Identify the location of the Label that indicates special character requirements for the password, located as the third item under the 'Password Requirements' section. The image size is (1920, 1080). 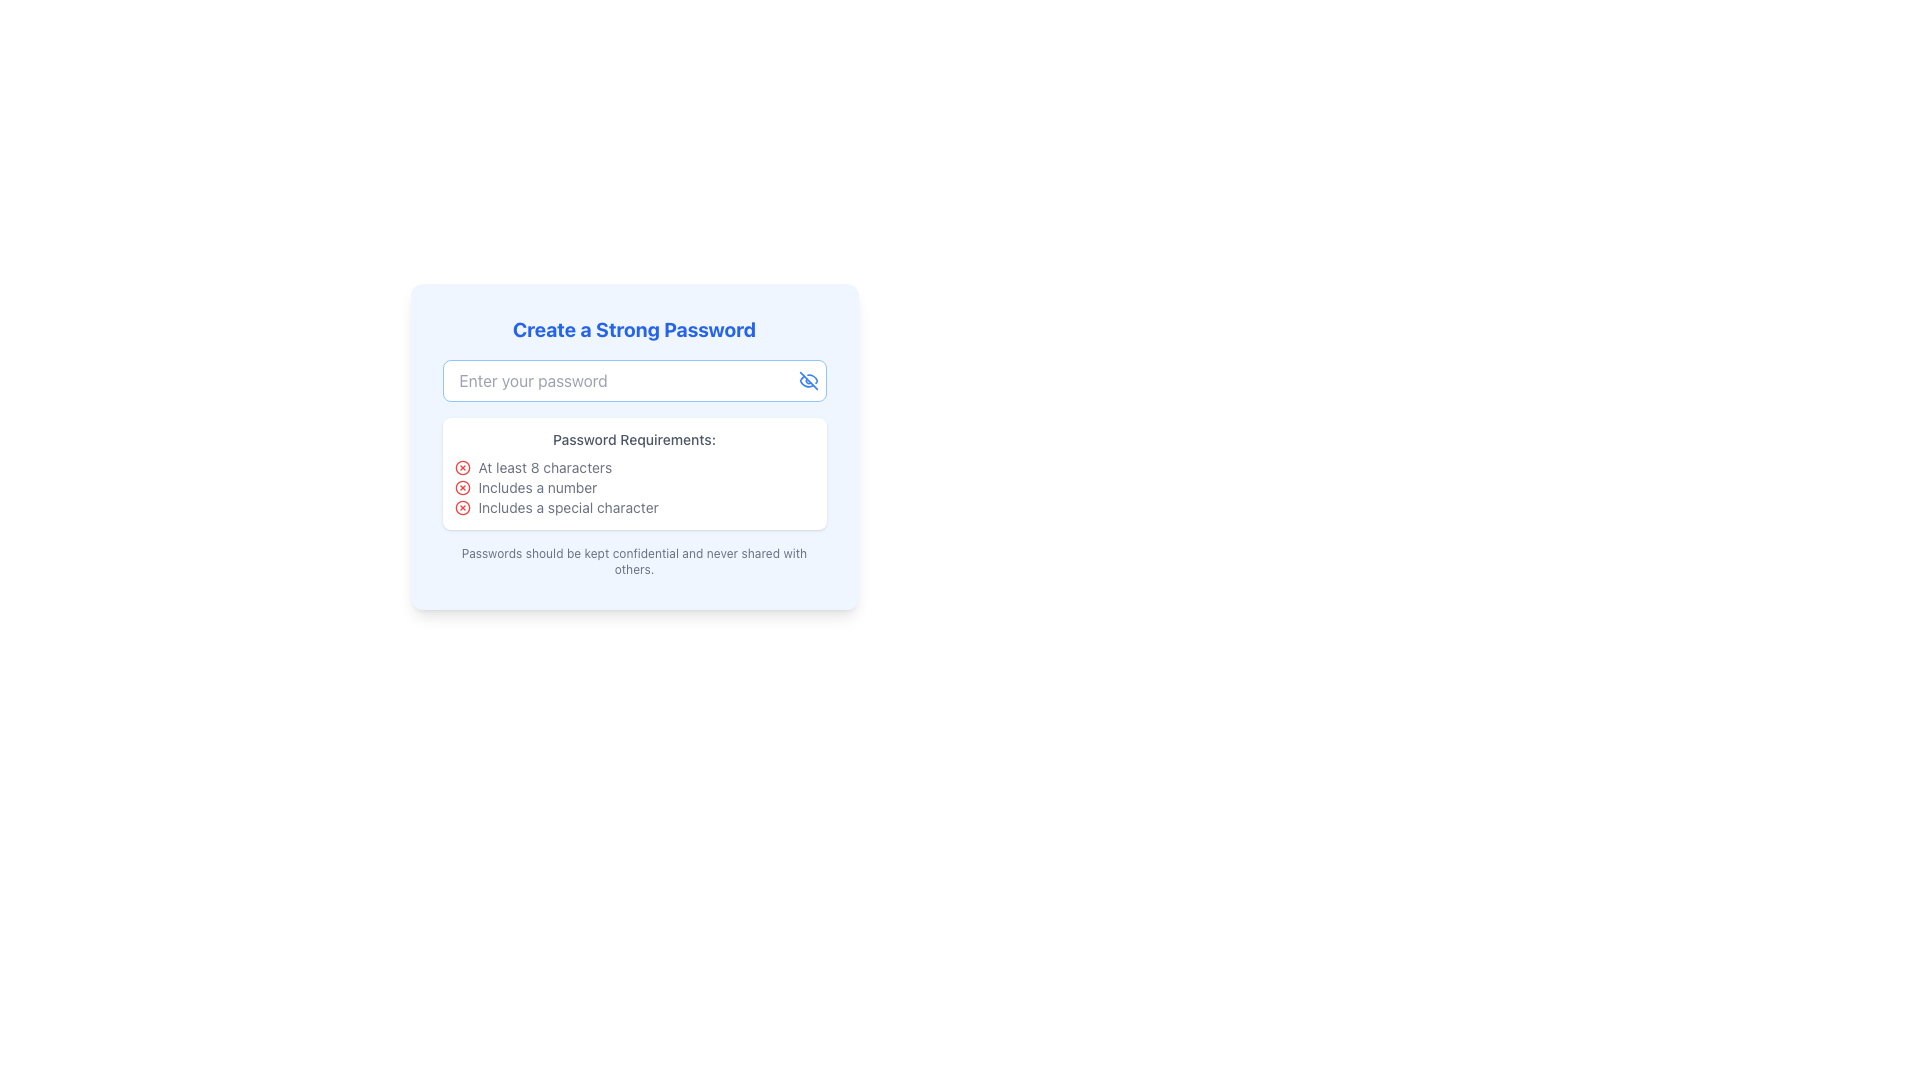
(567, 507).